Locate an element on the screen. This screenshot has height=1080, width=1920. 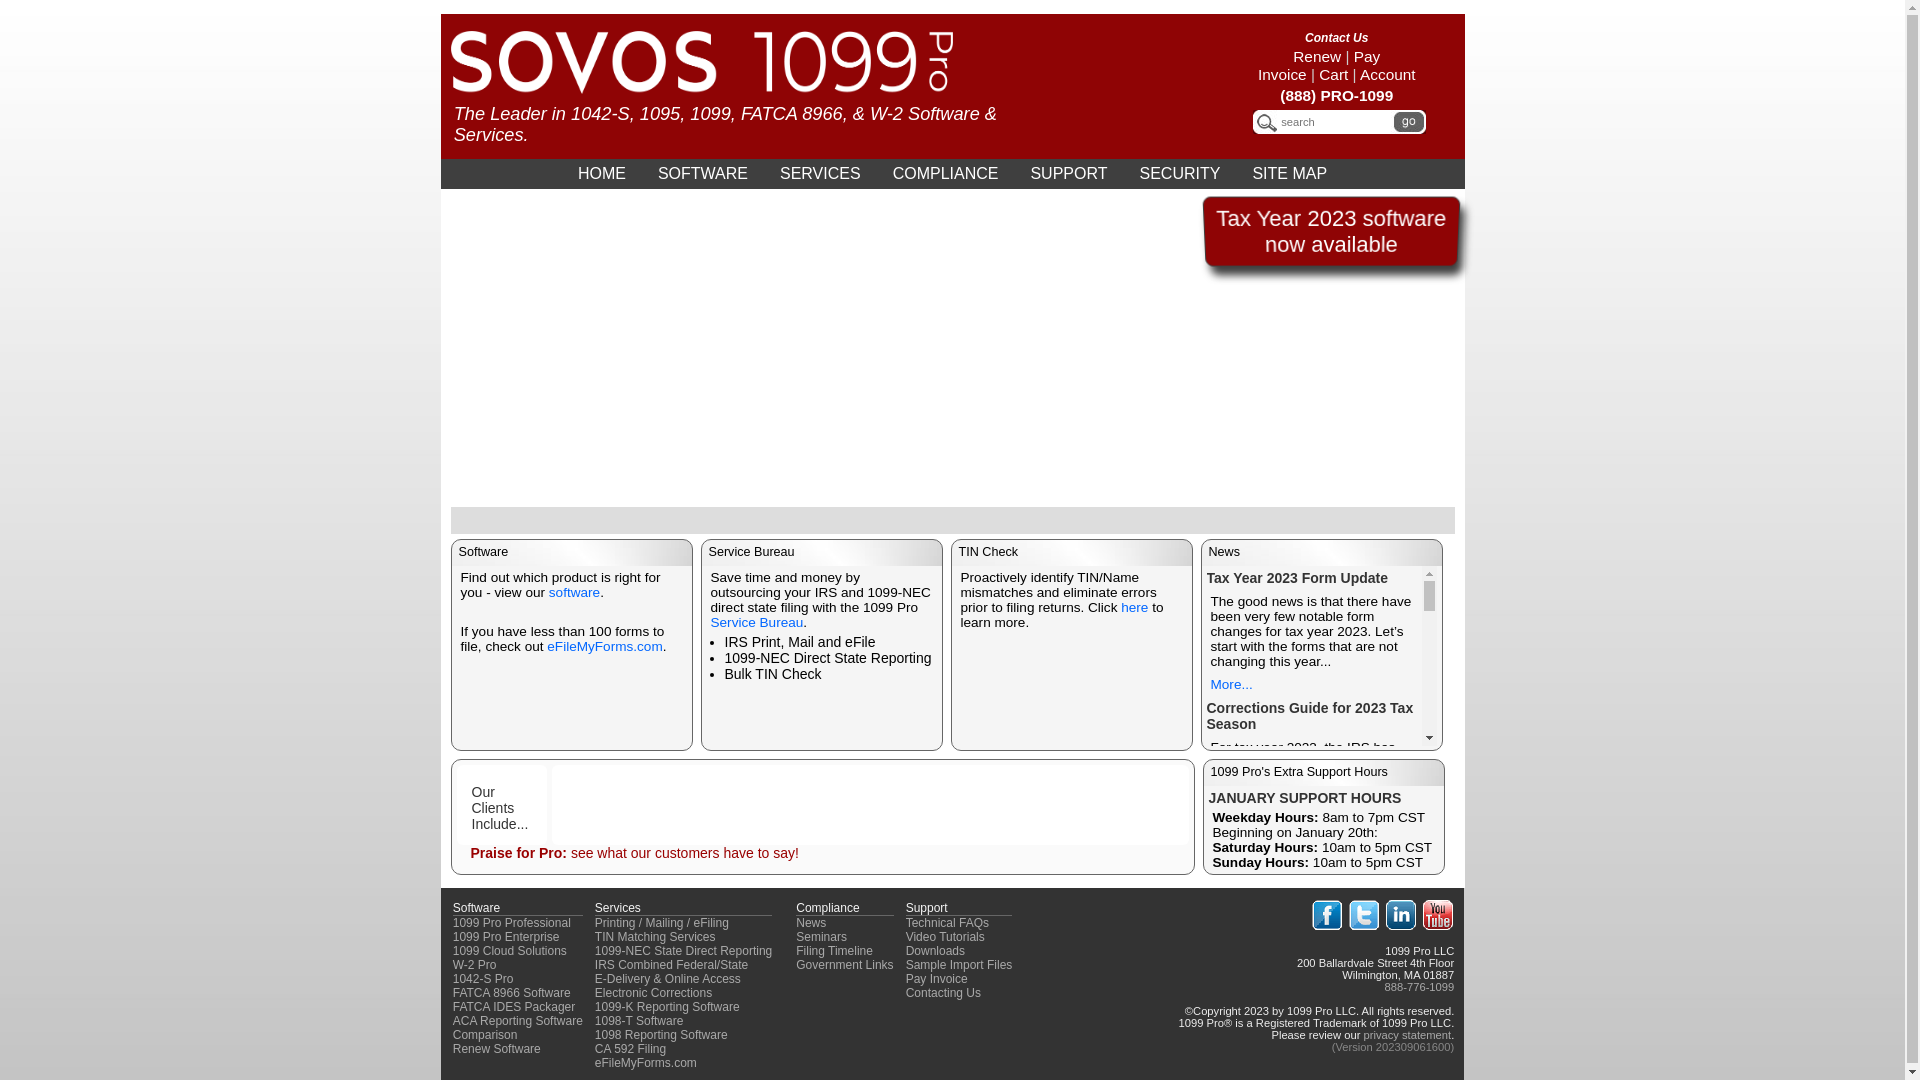
'Software' is located at coordinates (475, 907).